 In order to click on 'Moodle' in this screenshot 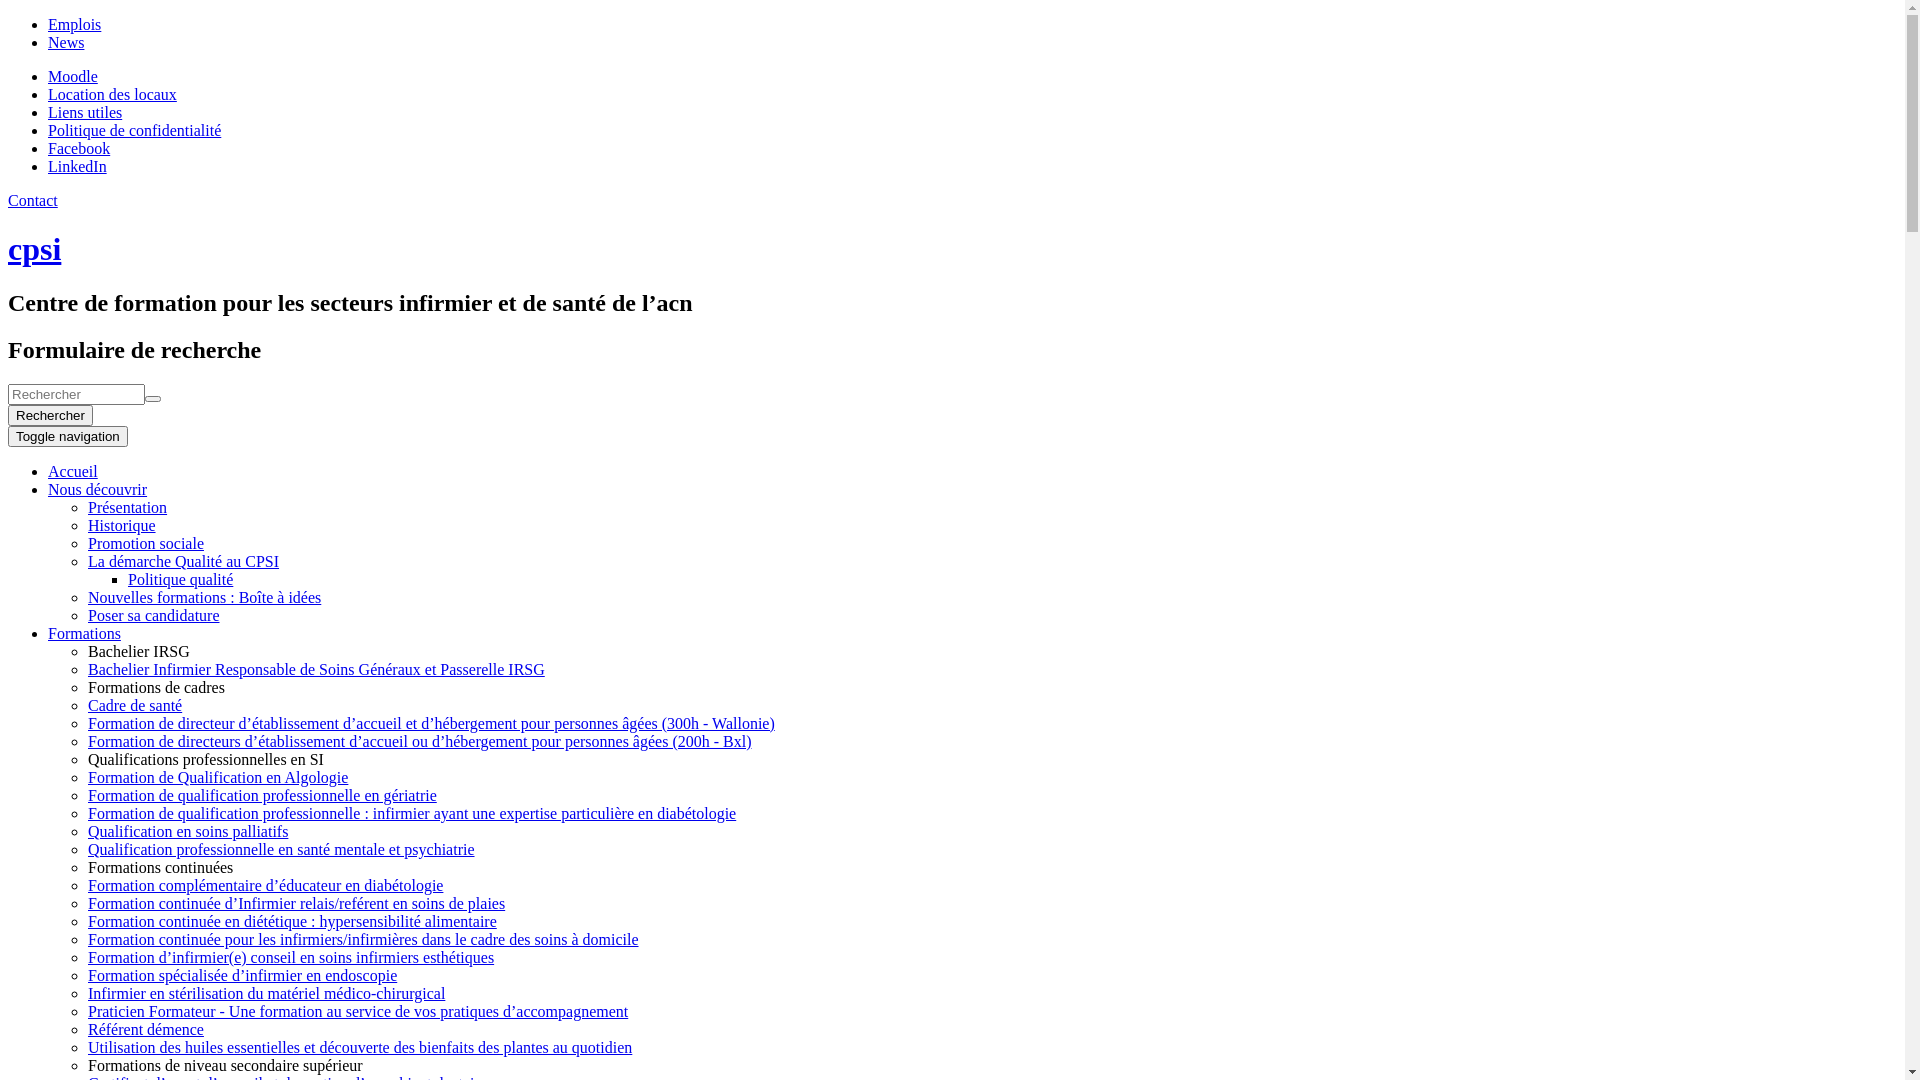, I will do `click(72, 75)`.